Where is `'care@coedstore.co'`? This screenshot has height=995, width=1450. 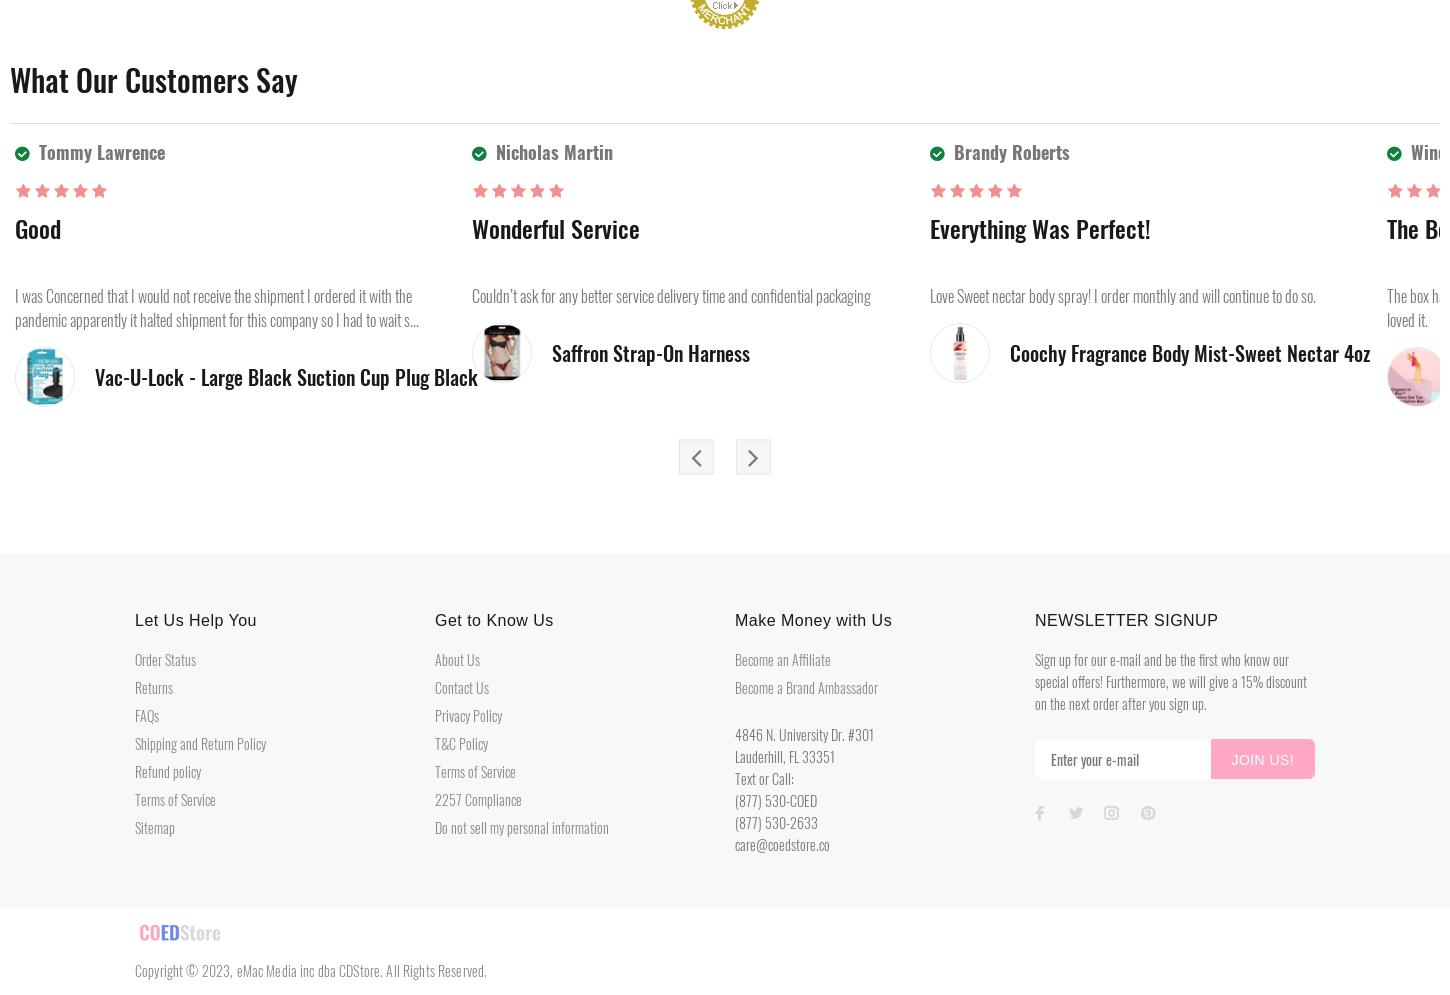 'care@coedstore.co' is located at coordinates (782, 844).